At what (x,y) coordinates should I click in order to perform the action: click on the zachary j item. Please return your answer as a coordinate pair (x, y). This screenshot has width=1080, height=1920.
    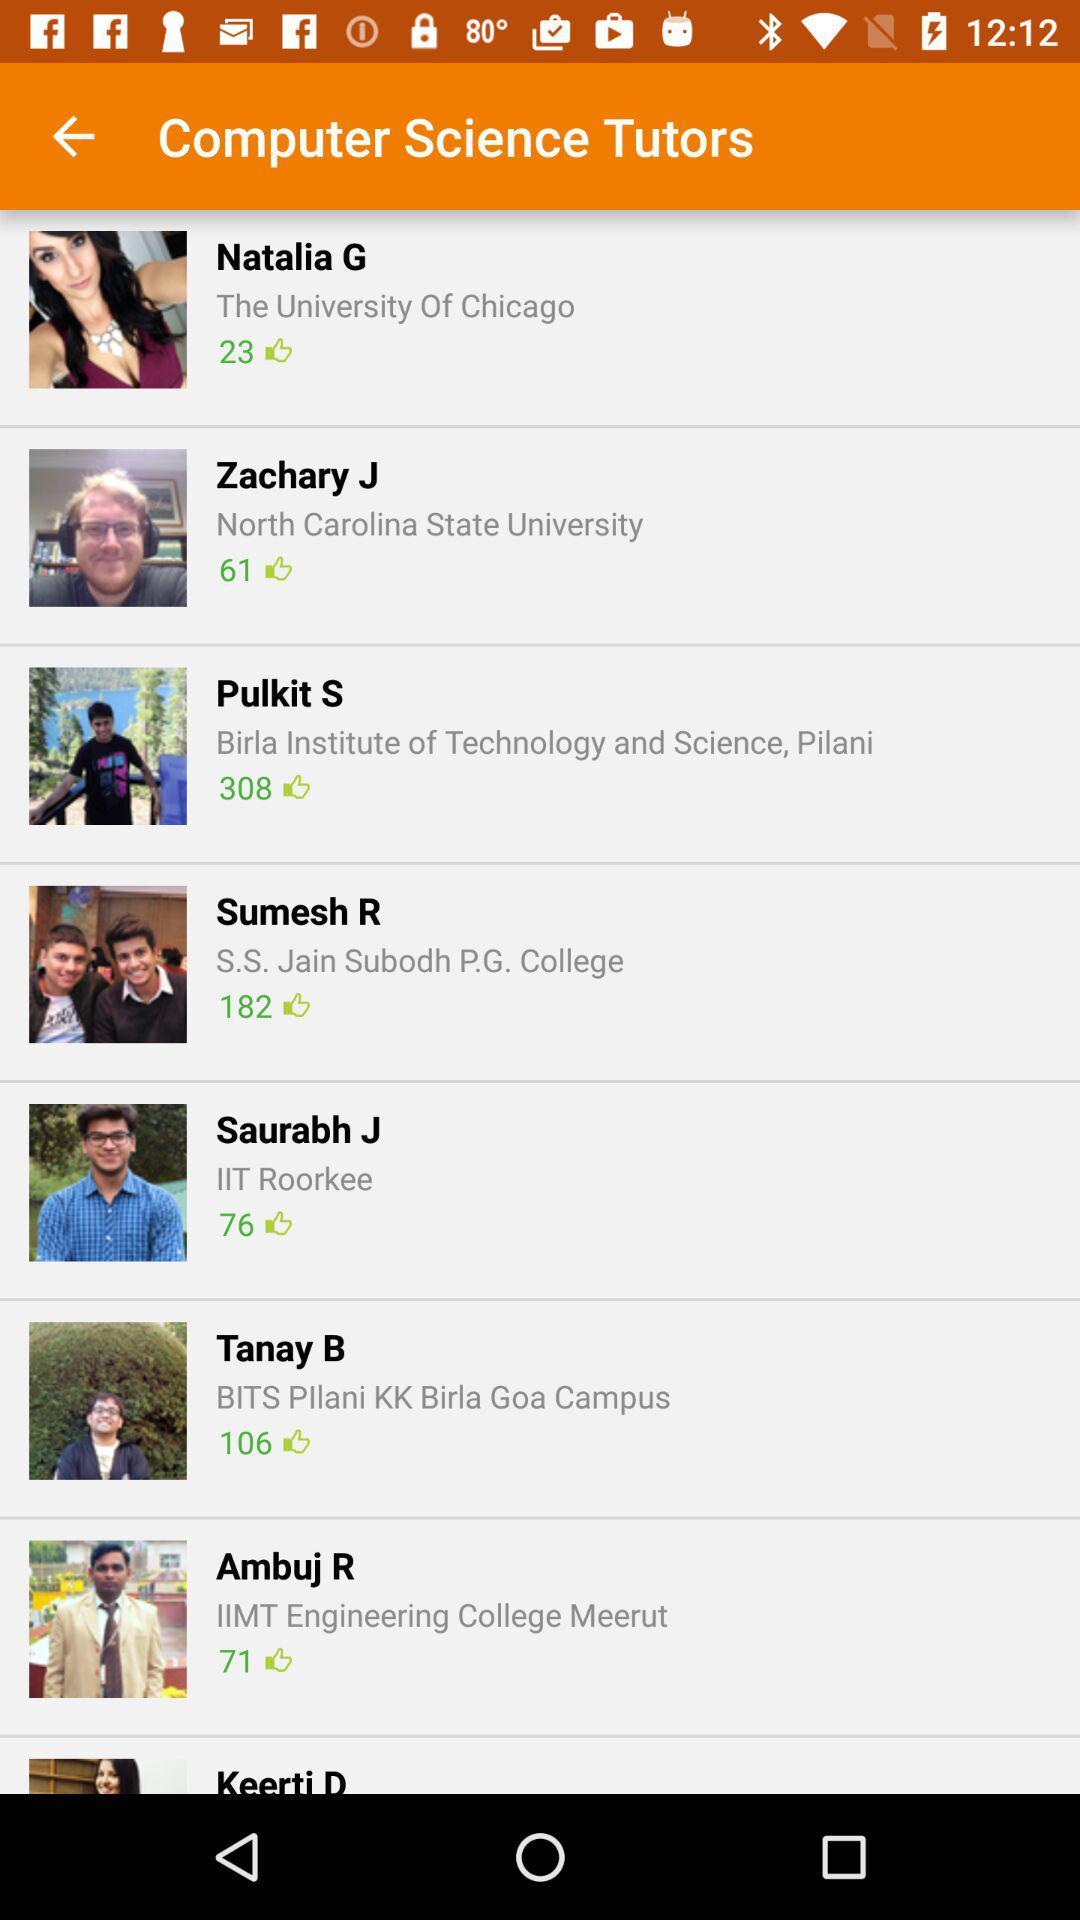
    Looking at the image, I should click on (297, 473).